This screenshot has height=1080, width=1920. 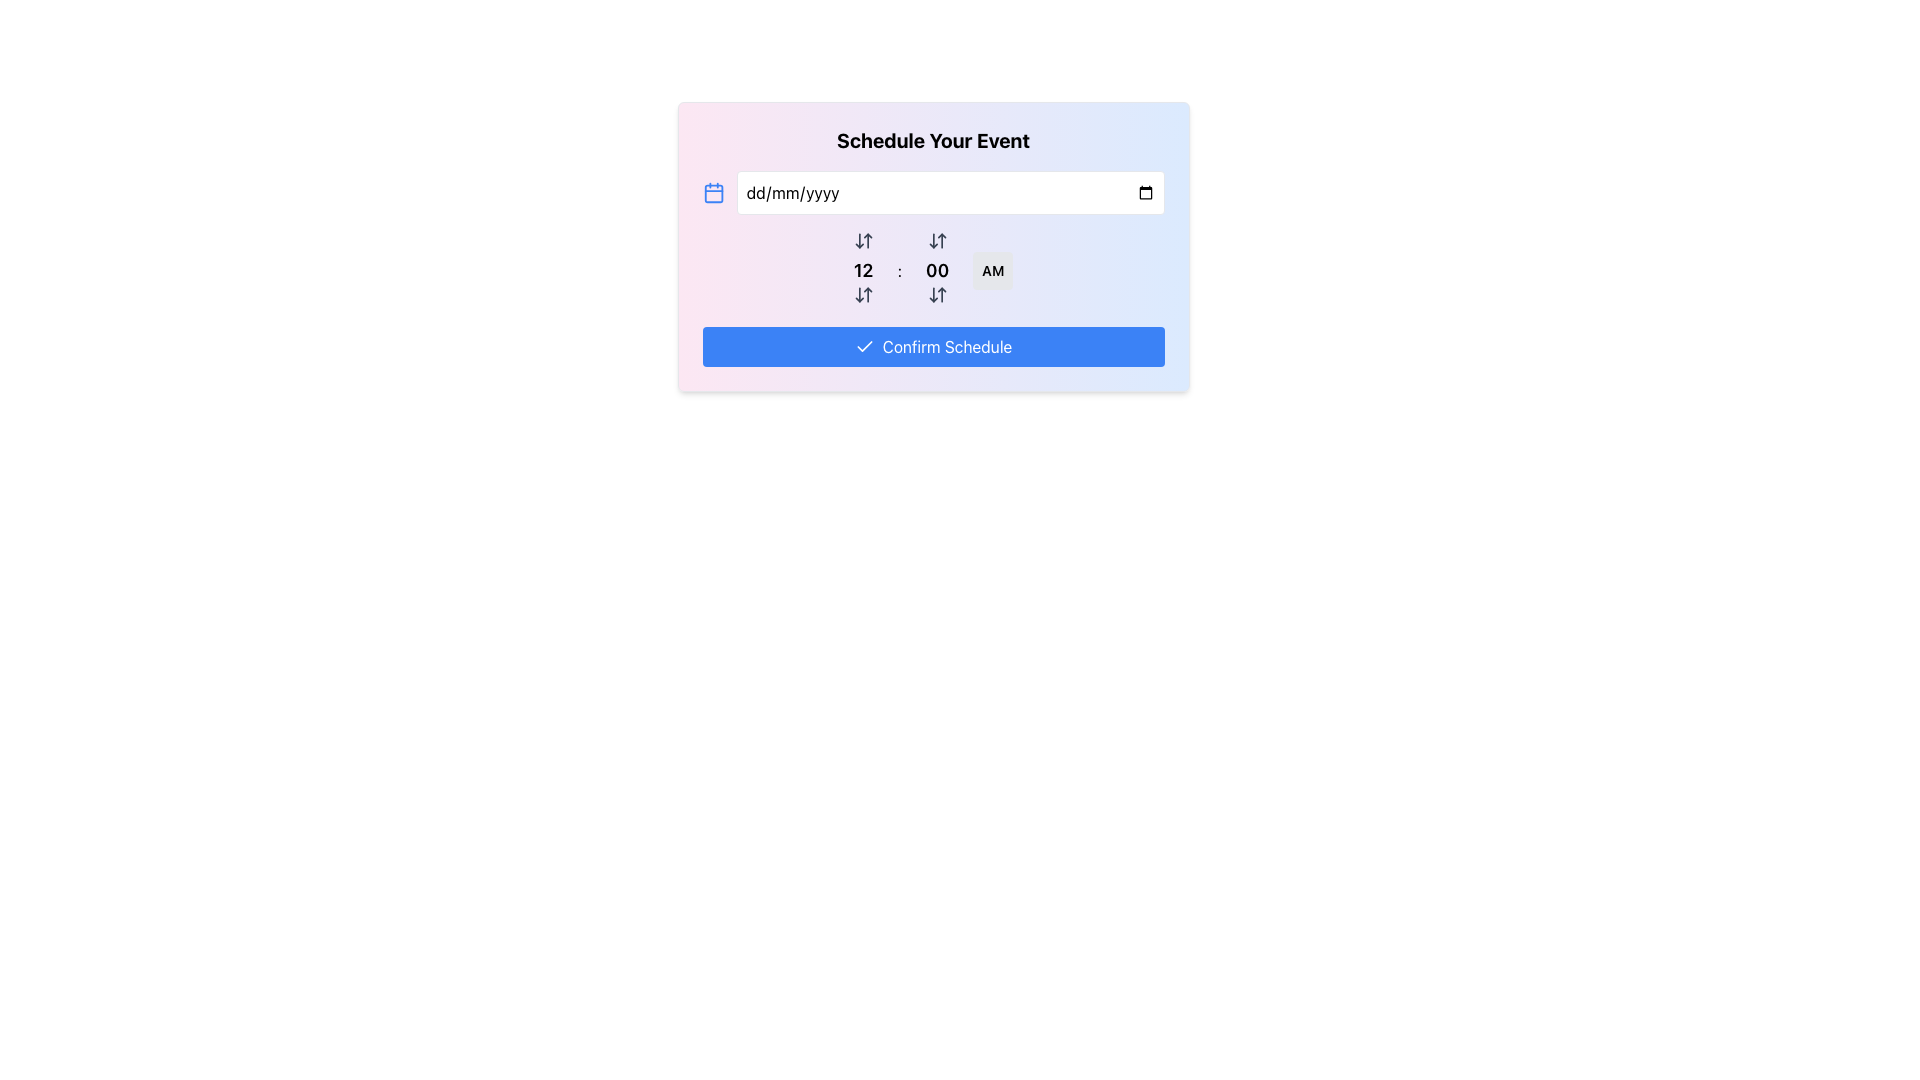 I want to click on the central rectangular area of the blue calendar icon located to the left of the 'dd/mm/yyyy' date input field, so click(x=713, y=193).